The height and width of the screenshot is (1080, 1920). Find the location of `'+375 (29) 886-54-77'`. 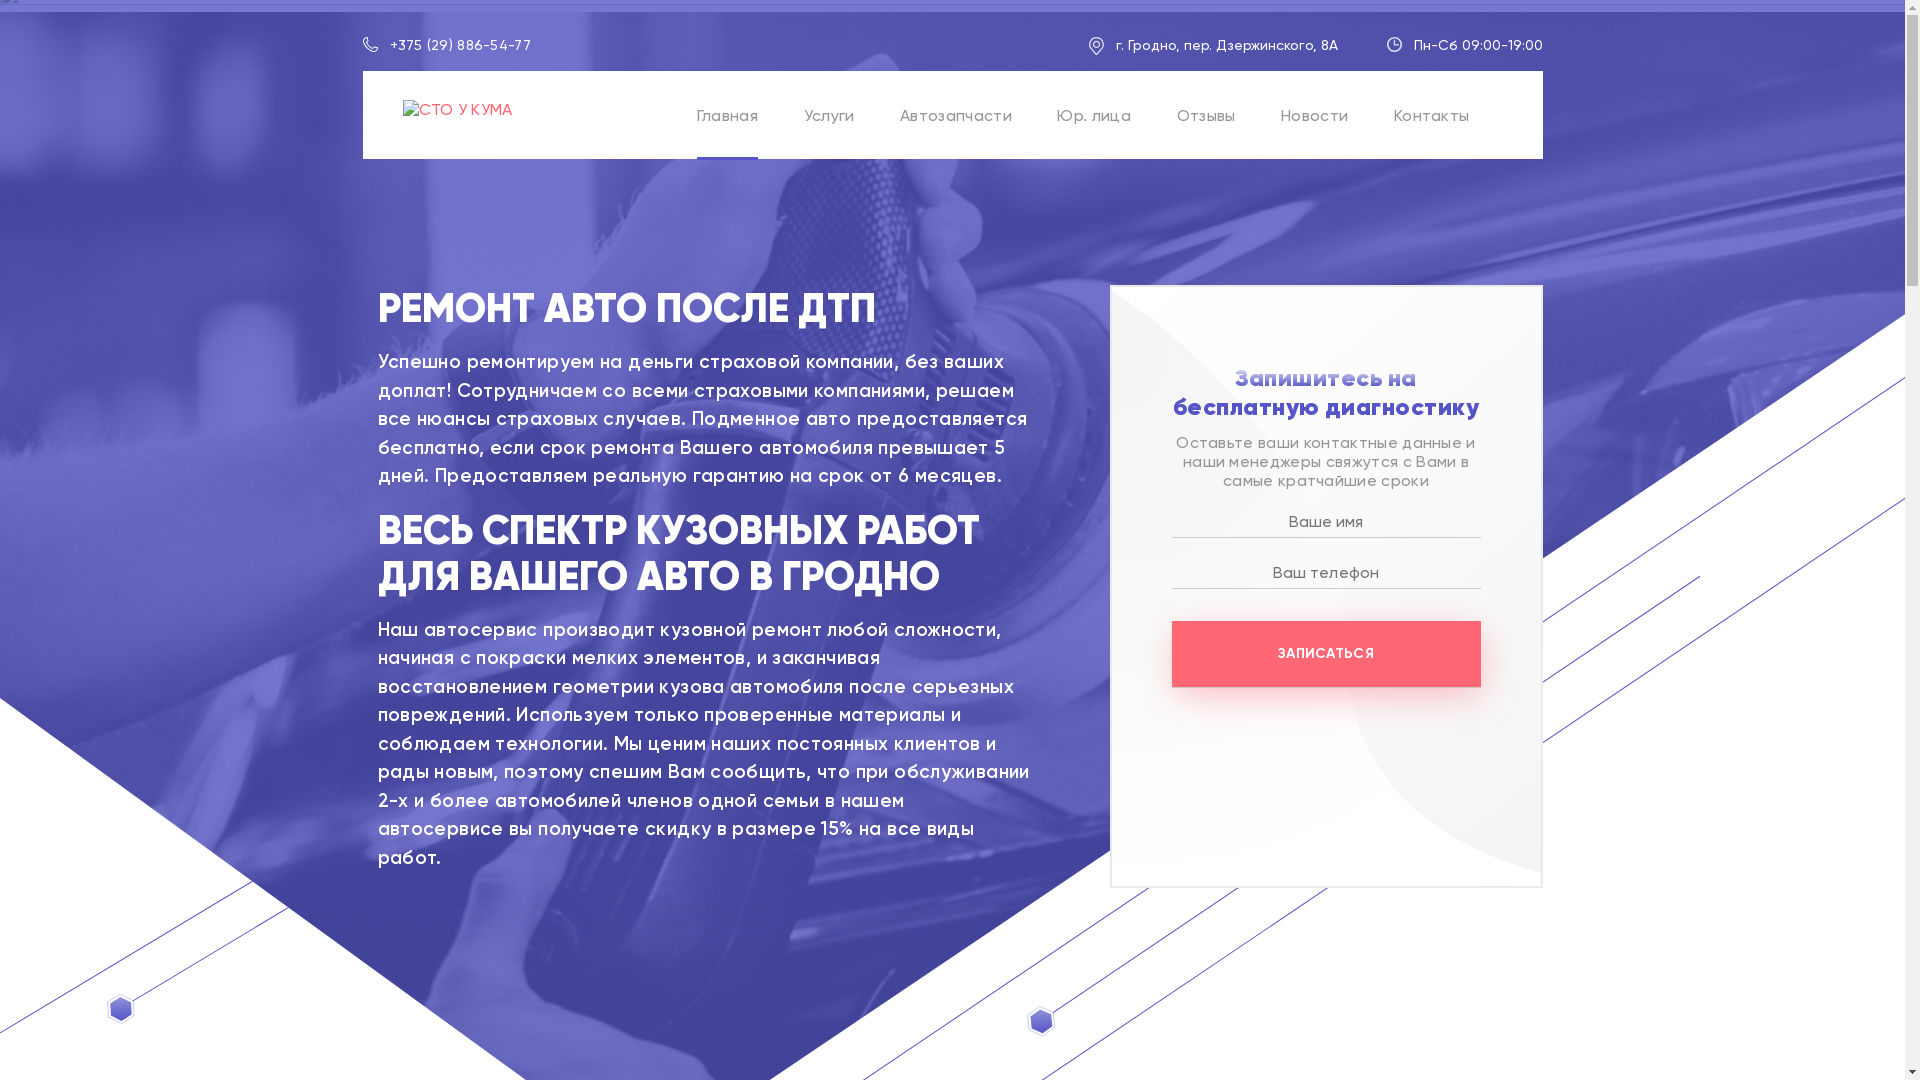

'+375 (29) 886-54-77' is located at coordinates (389, 45).